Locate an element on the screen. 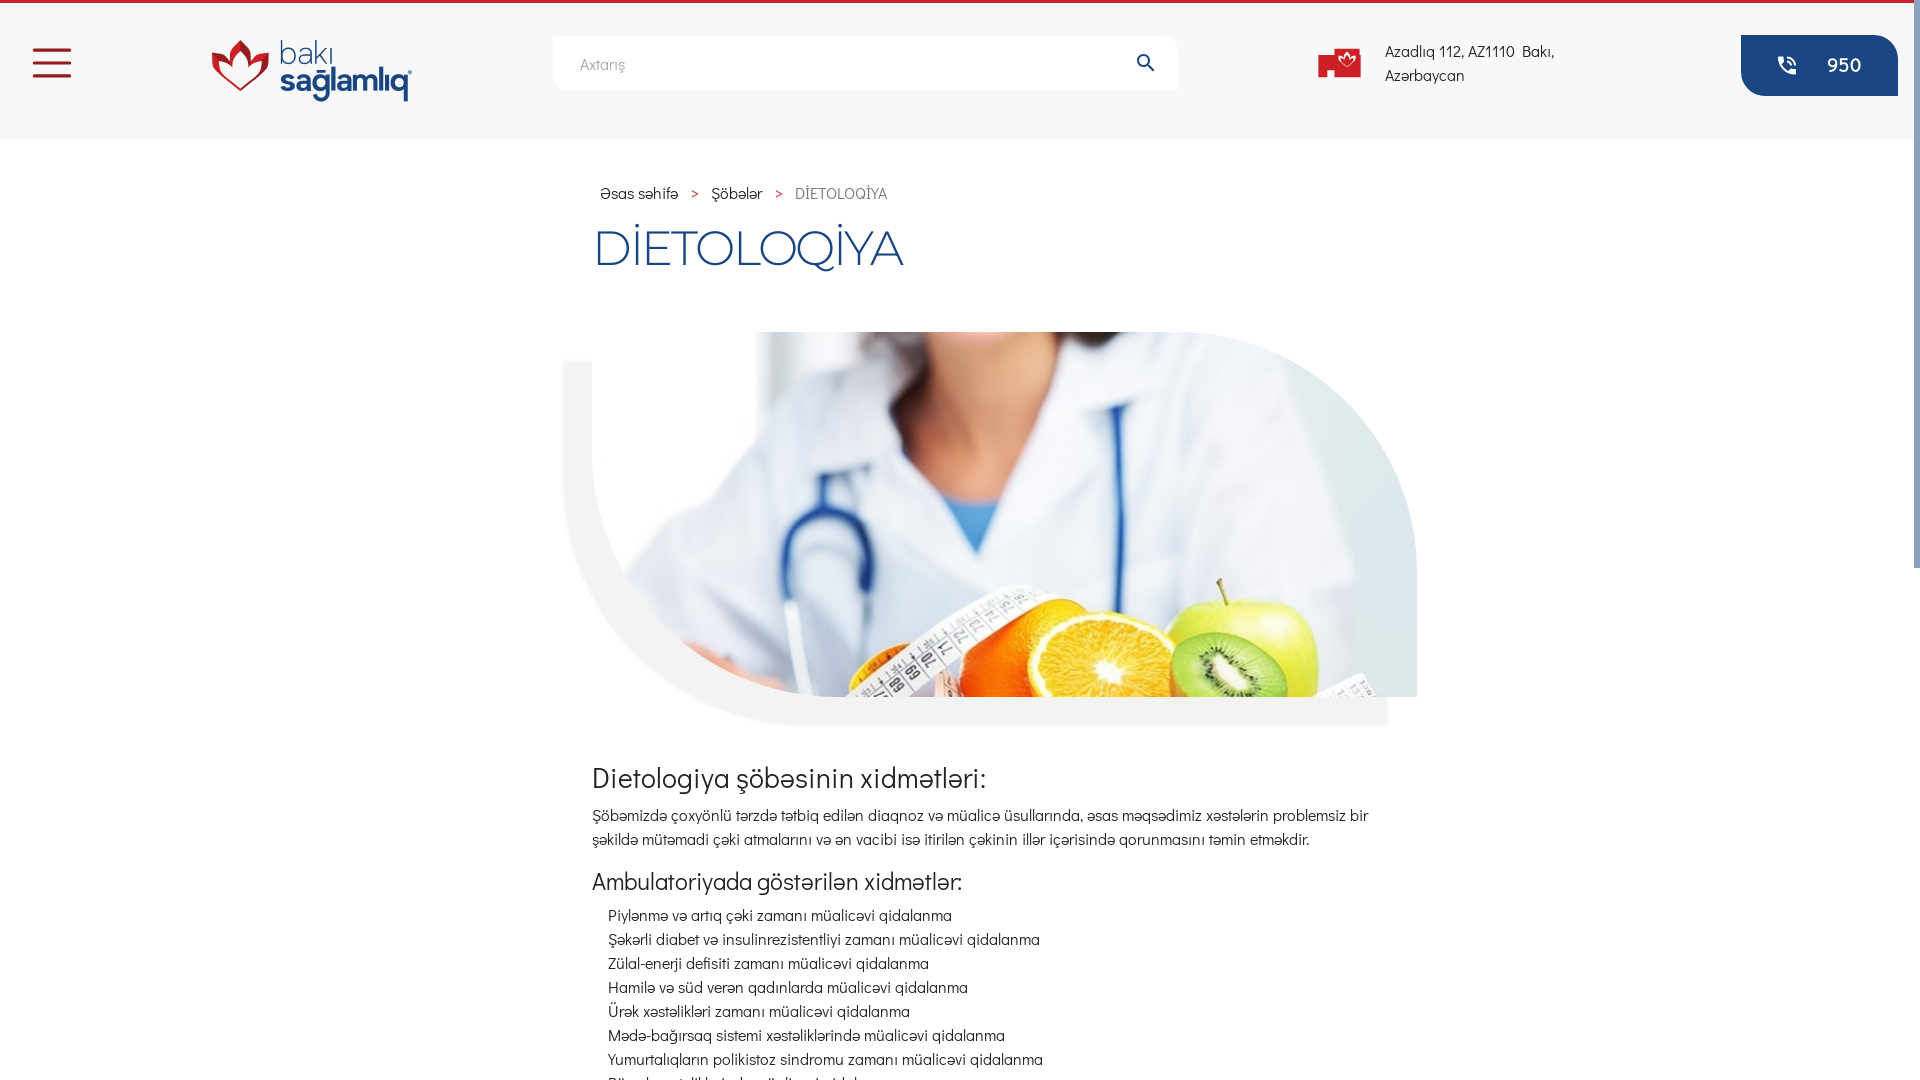  '950' is located at coordinates (1740, 64).